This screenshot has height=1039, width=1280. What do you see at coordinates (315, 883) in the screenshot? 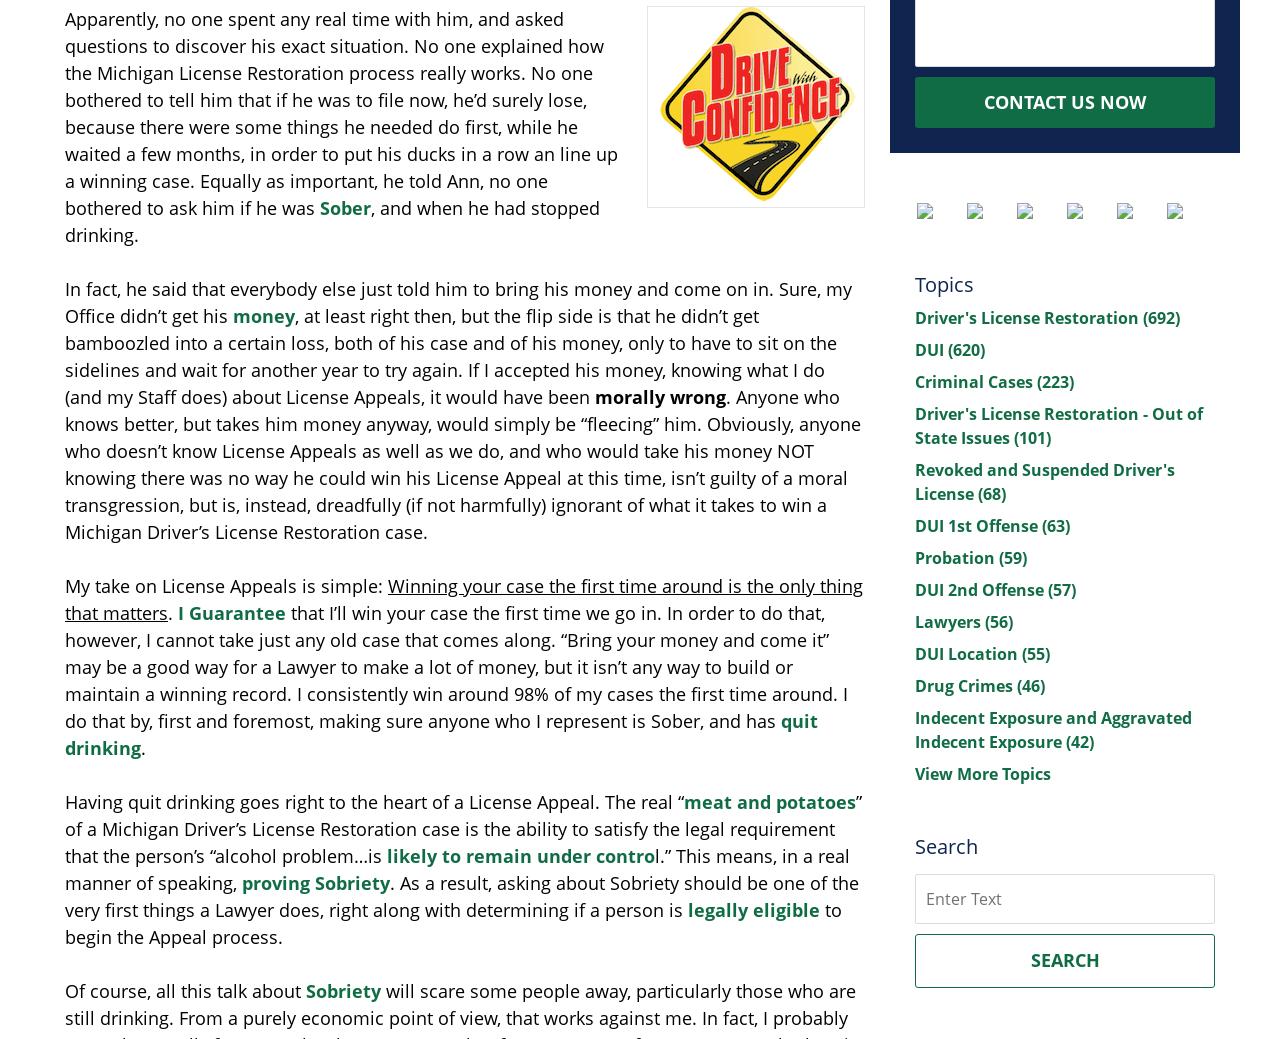
I see `'proving Sobriety'` at bounding box center [315, 883].